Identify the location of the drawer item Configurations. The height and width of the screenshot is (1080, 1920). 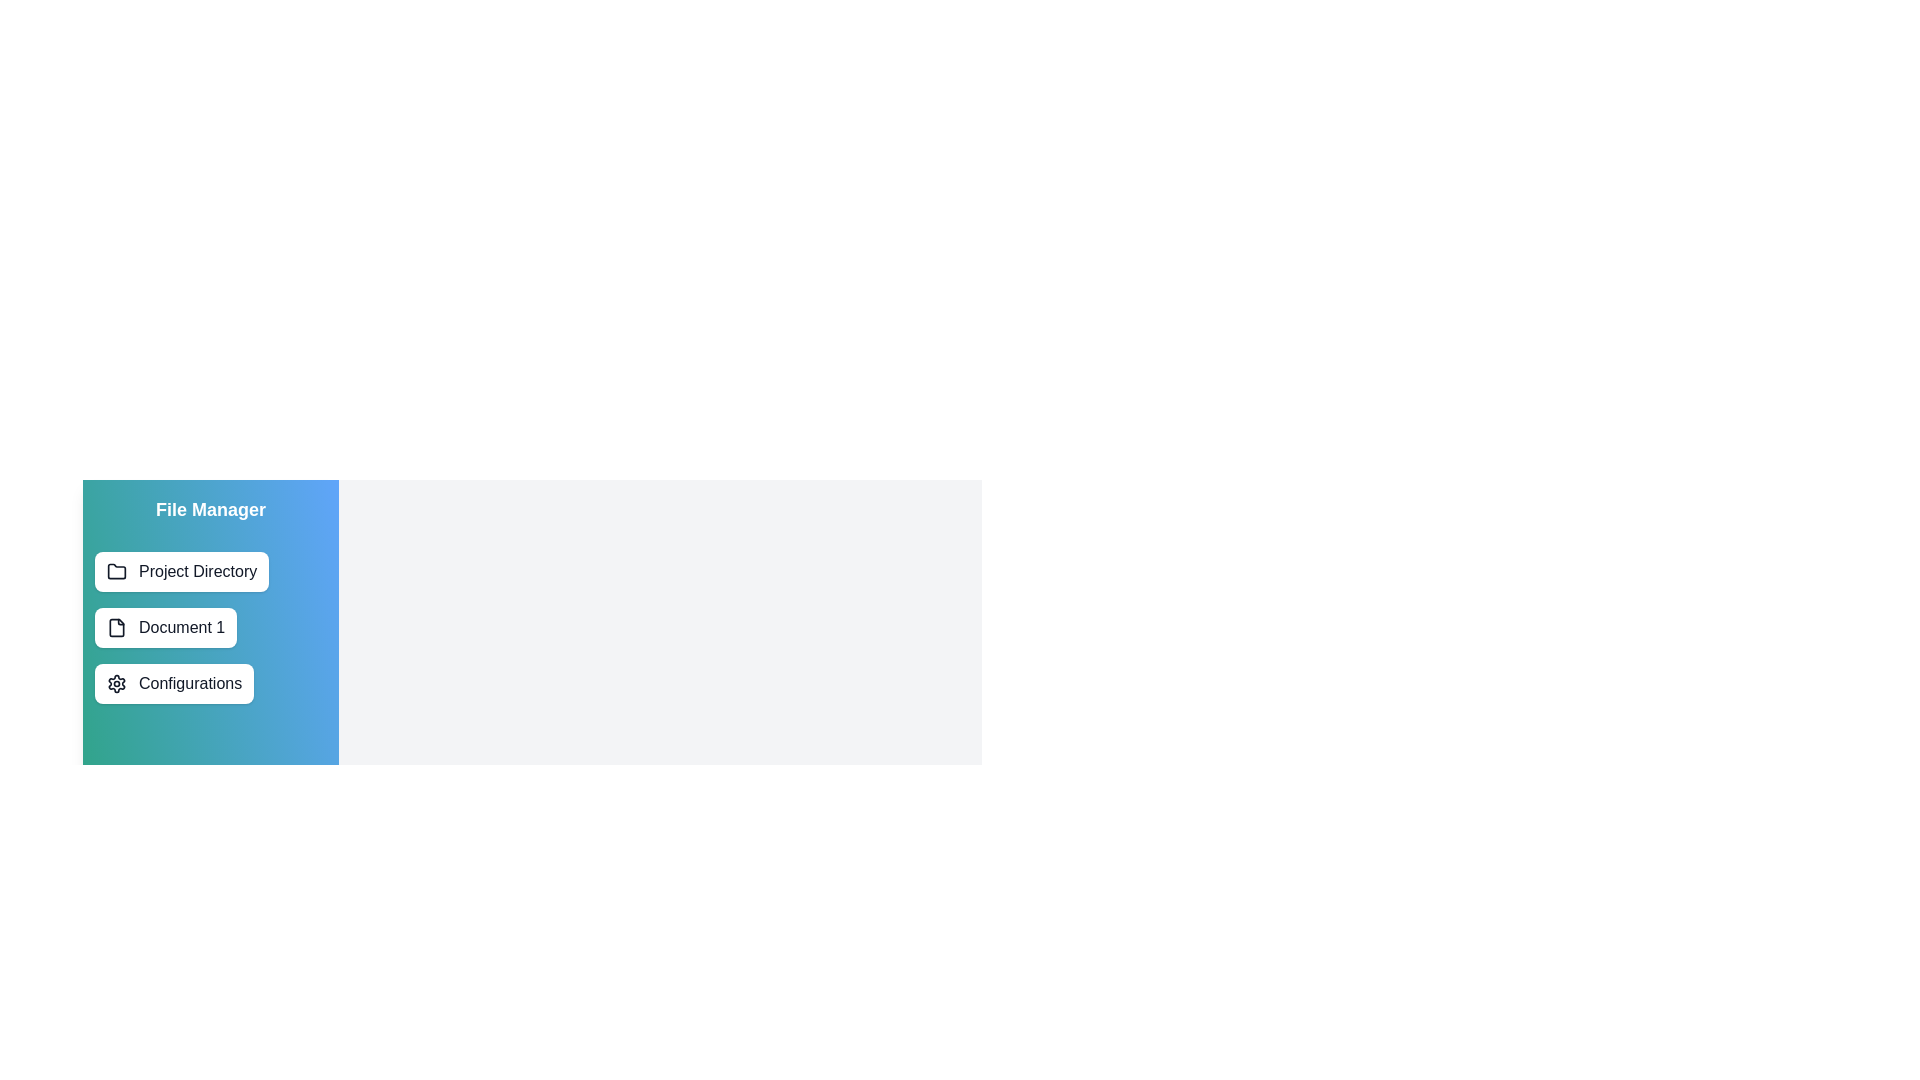
(173, 682).